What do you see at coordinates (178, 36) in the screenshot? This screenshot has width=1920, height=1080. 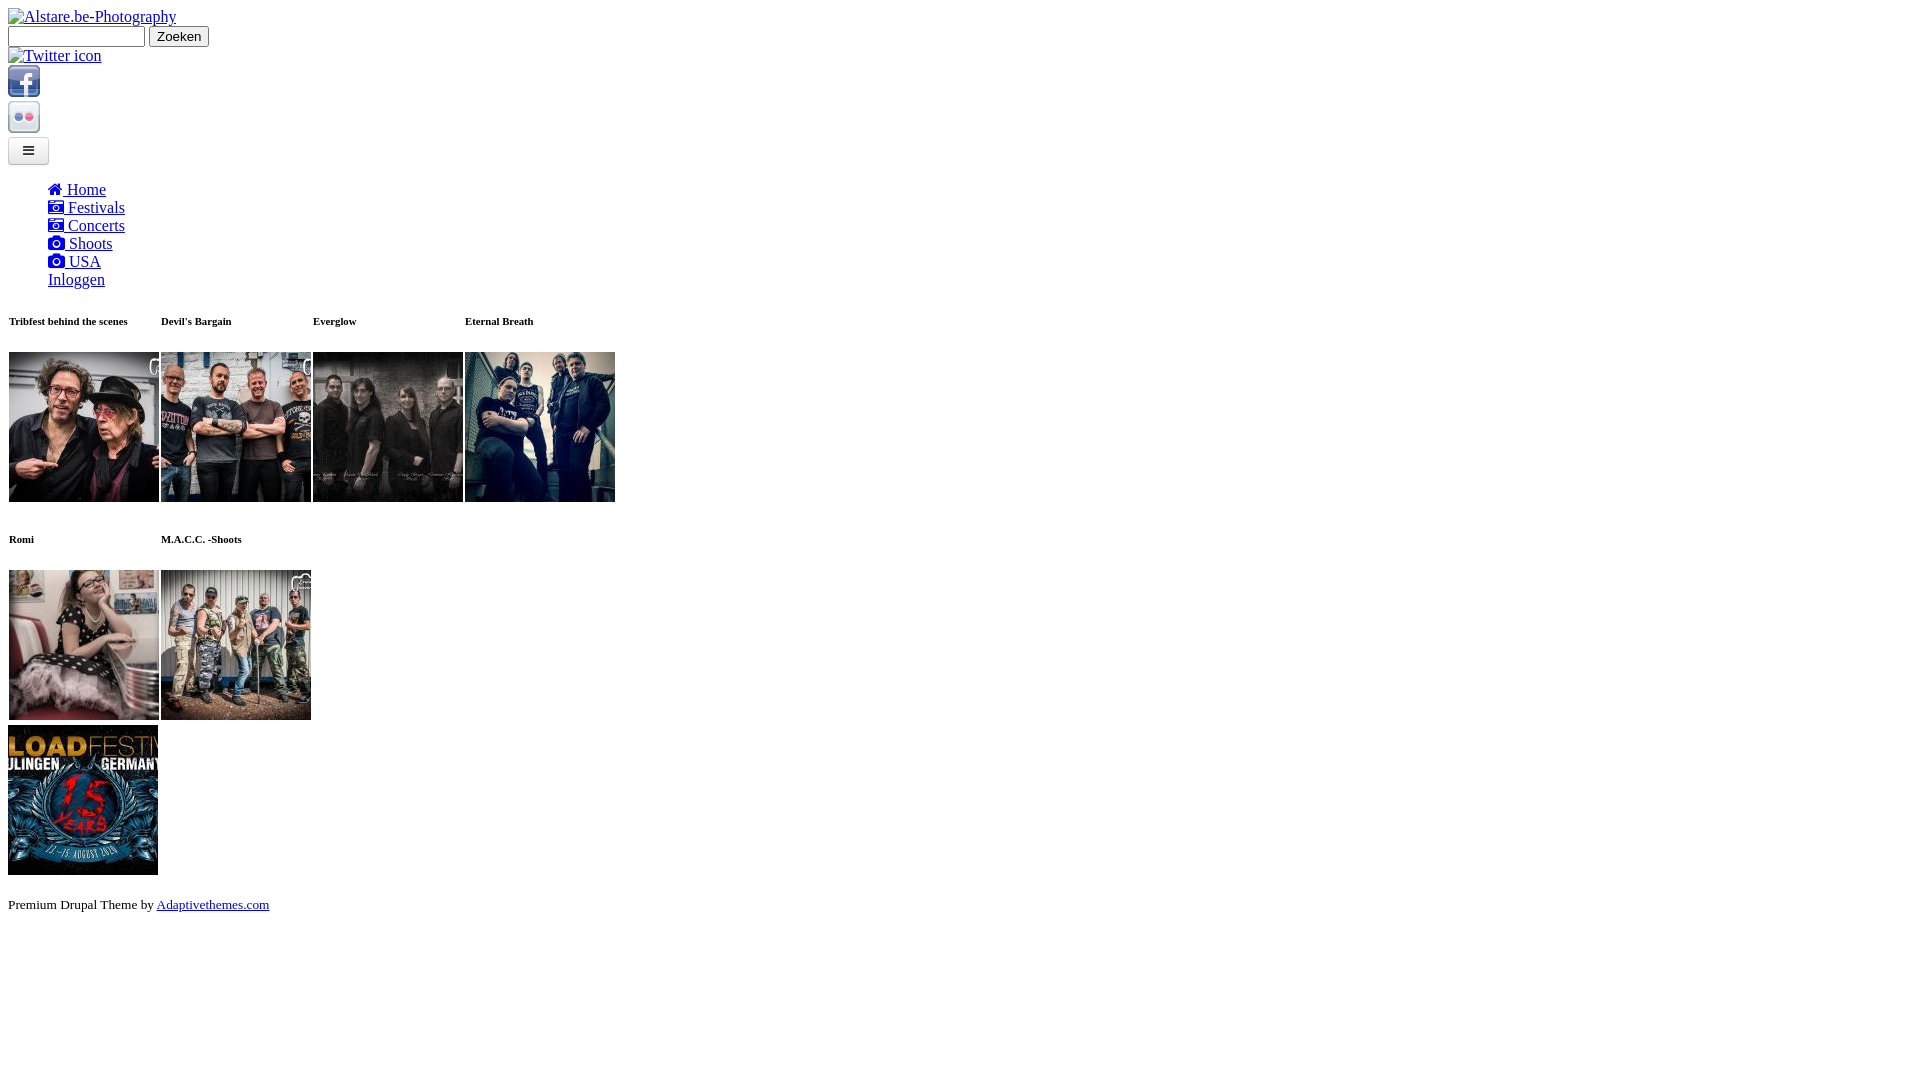 I see `'Zoeken'` at bounding box center [178, 36].